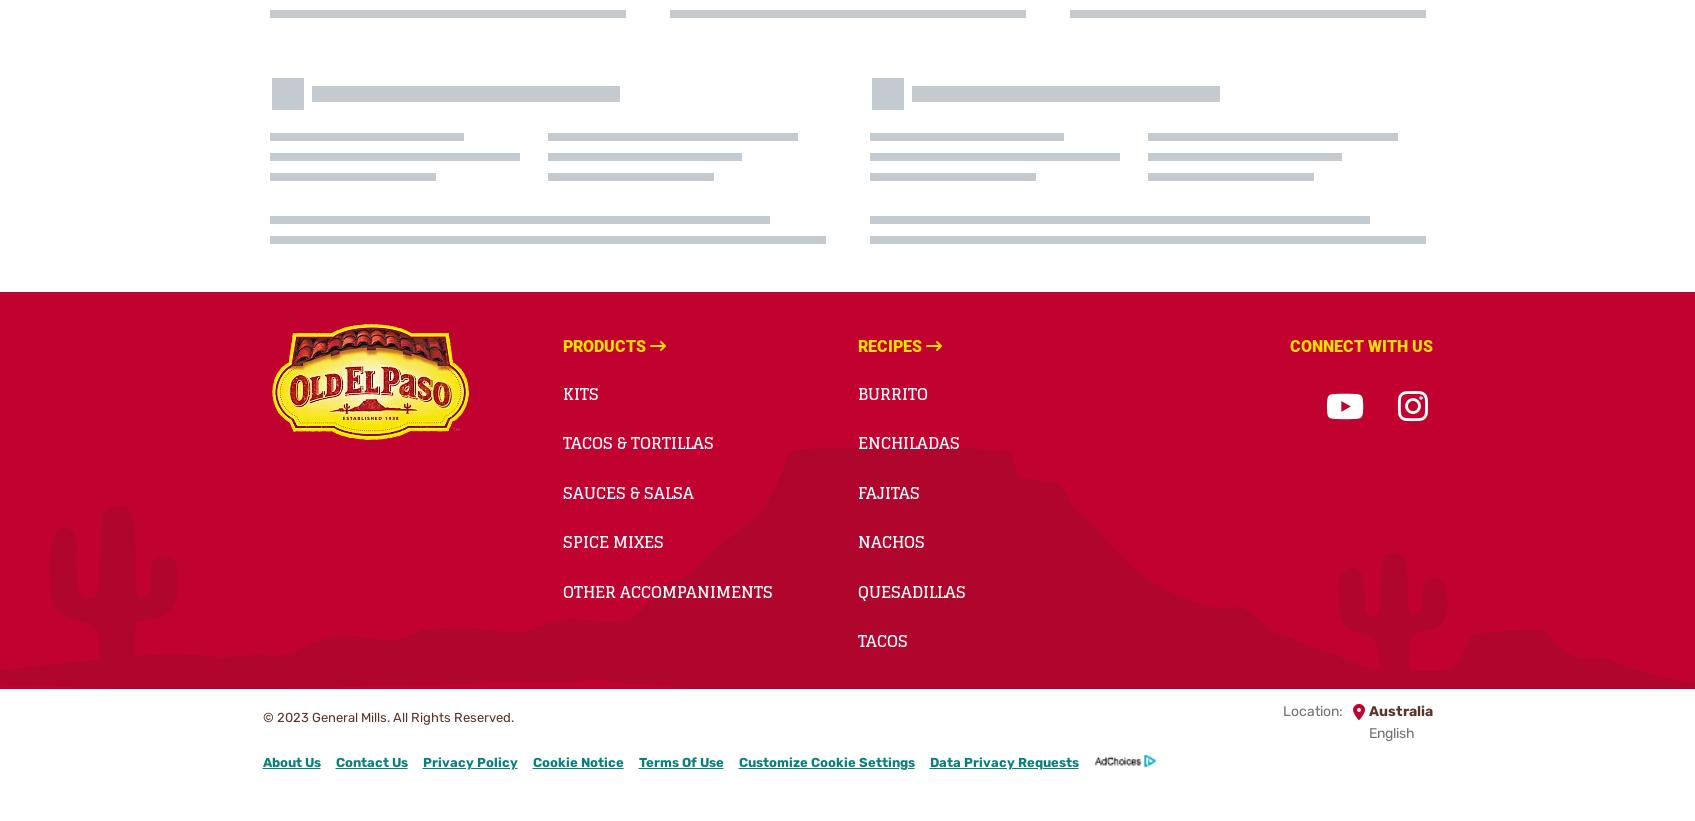 This screenshot has height=821, width=1695. What do you see at coordinates (1288, 345) in the screenshot?
I see `'Connect With Us'` at bounding box center [1288, 345].